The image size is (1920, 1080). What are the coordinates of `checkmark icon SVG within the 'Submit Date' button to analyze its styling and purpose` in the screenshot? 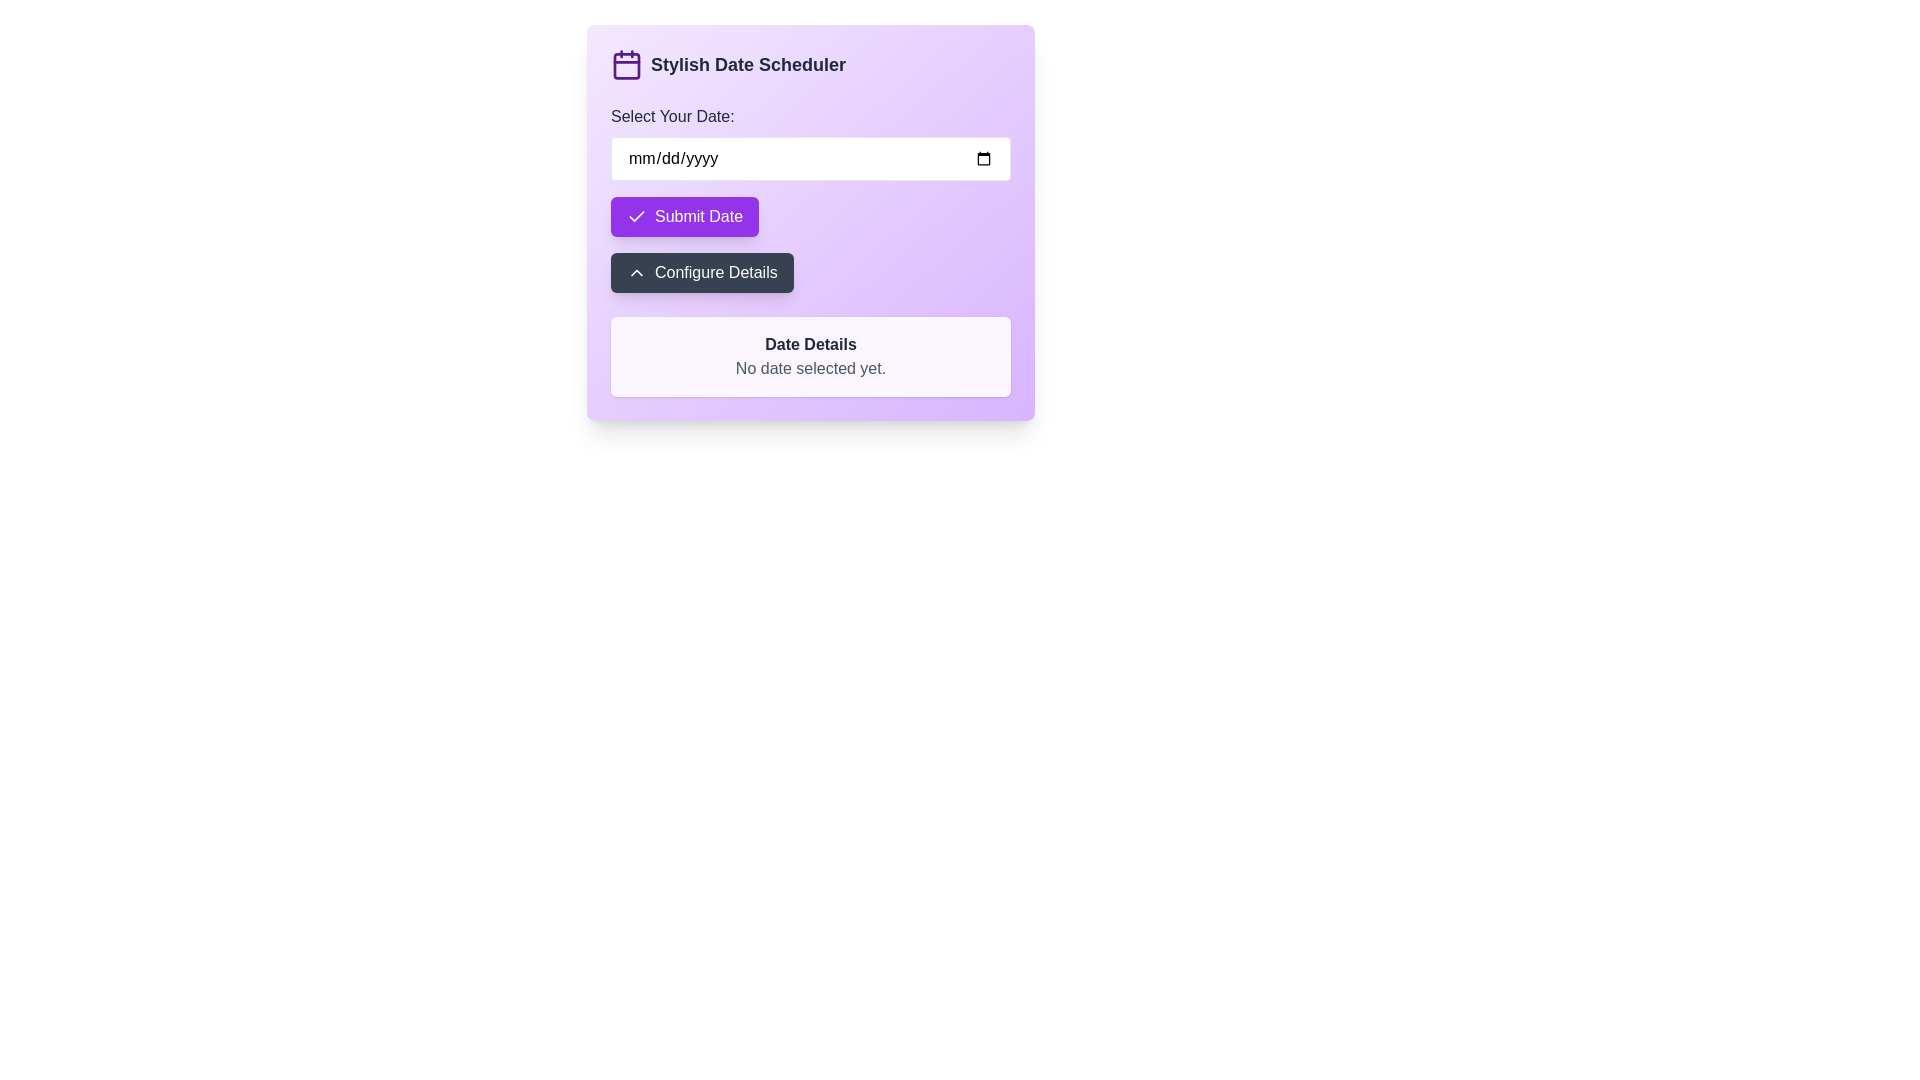 It's located at (636, 216).